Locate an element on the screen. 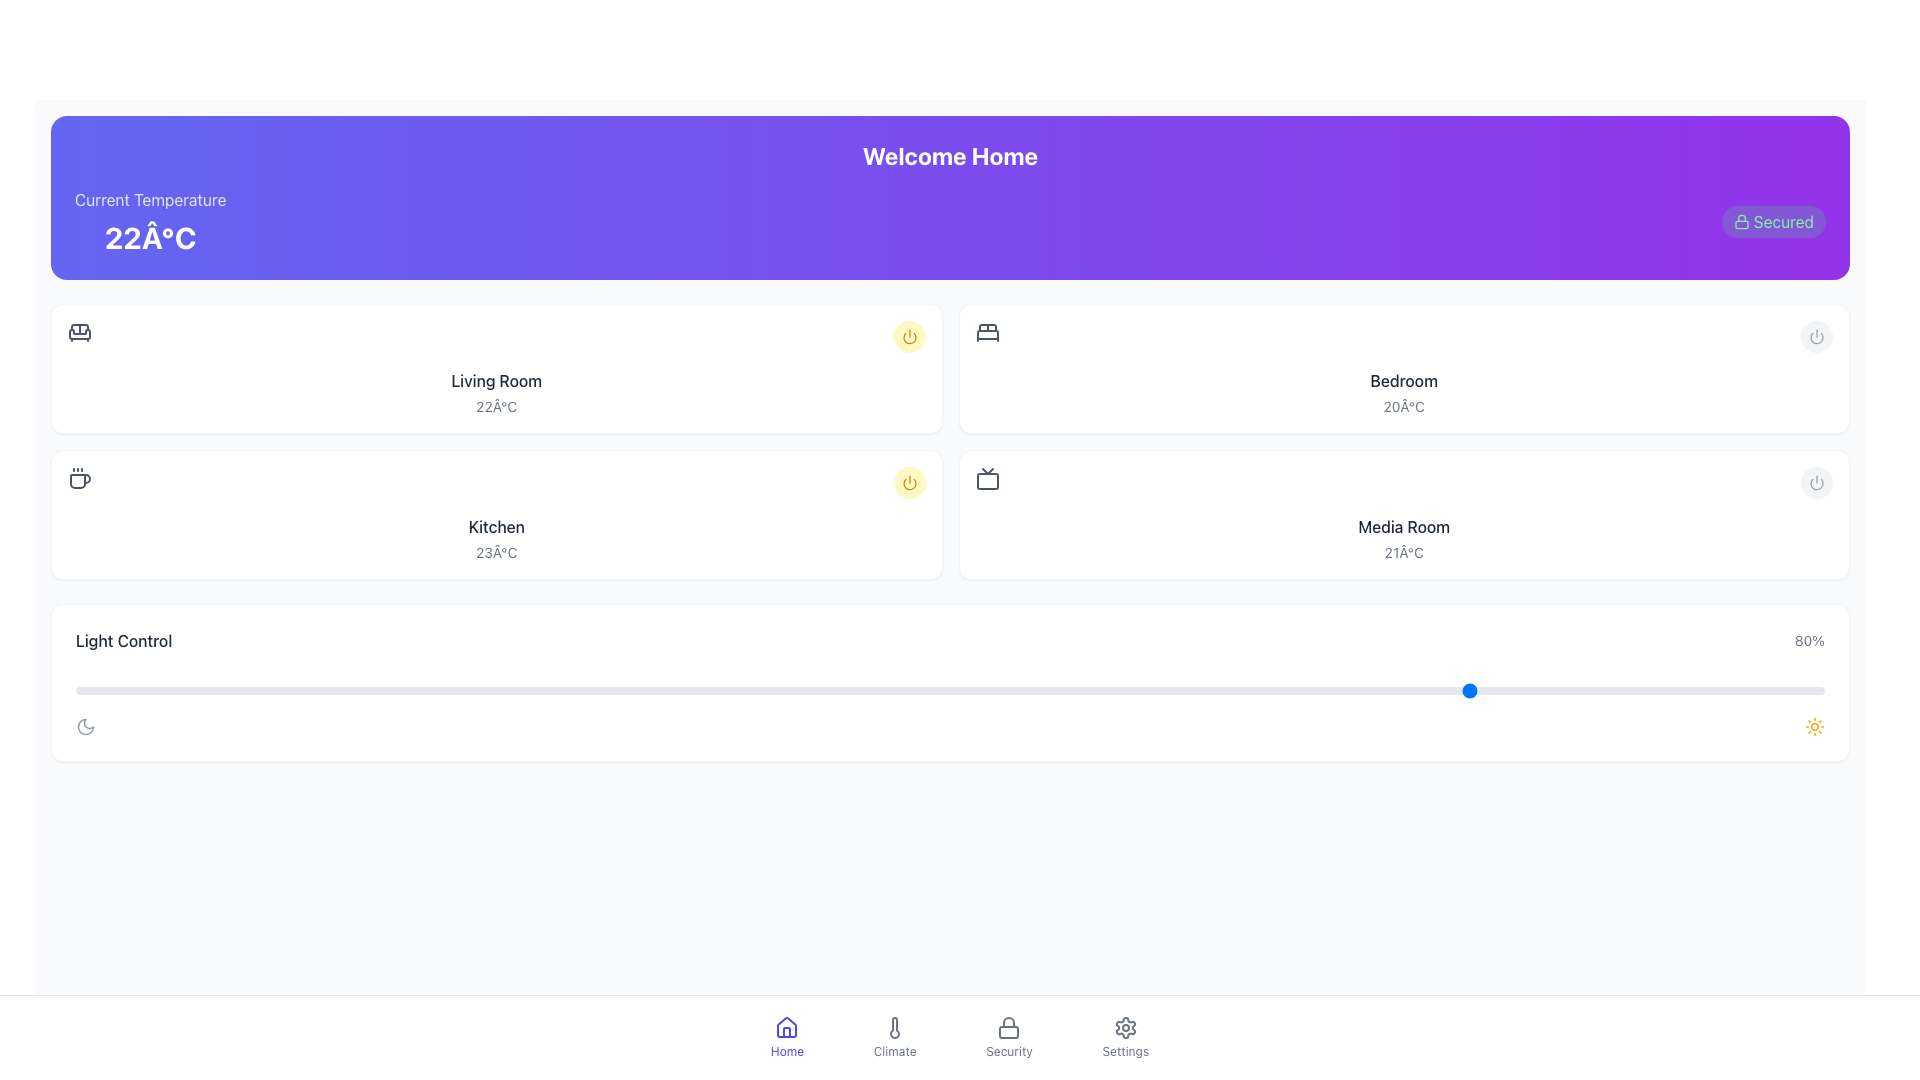 This screenshot has height=1080, width=1920. the house-shaped SVG icon located in the bottom navigation bar is located at coordinates (786, 1028).